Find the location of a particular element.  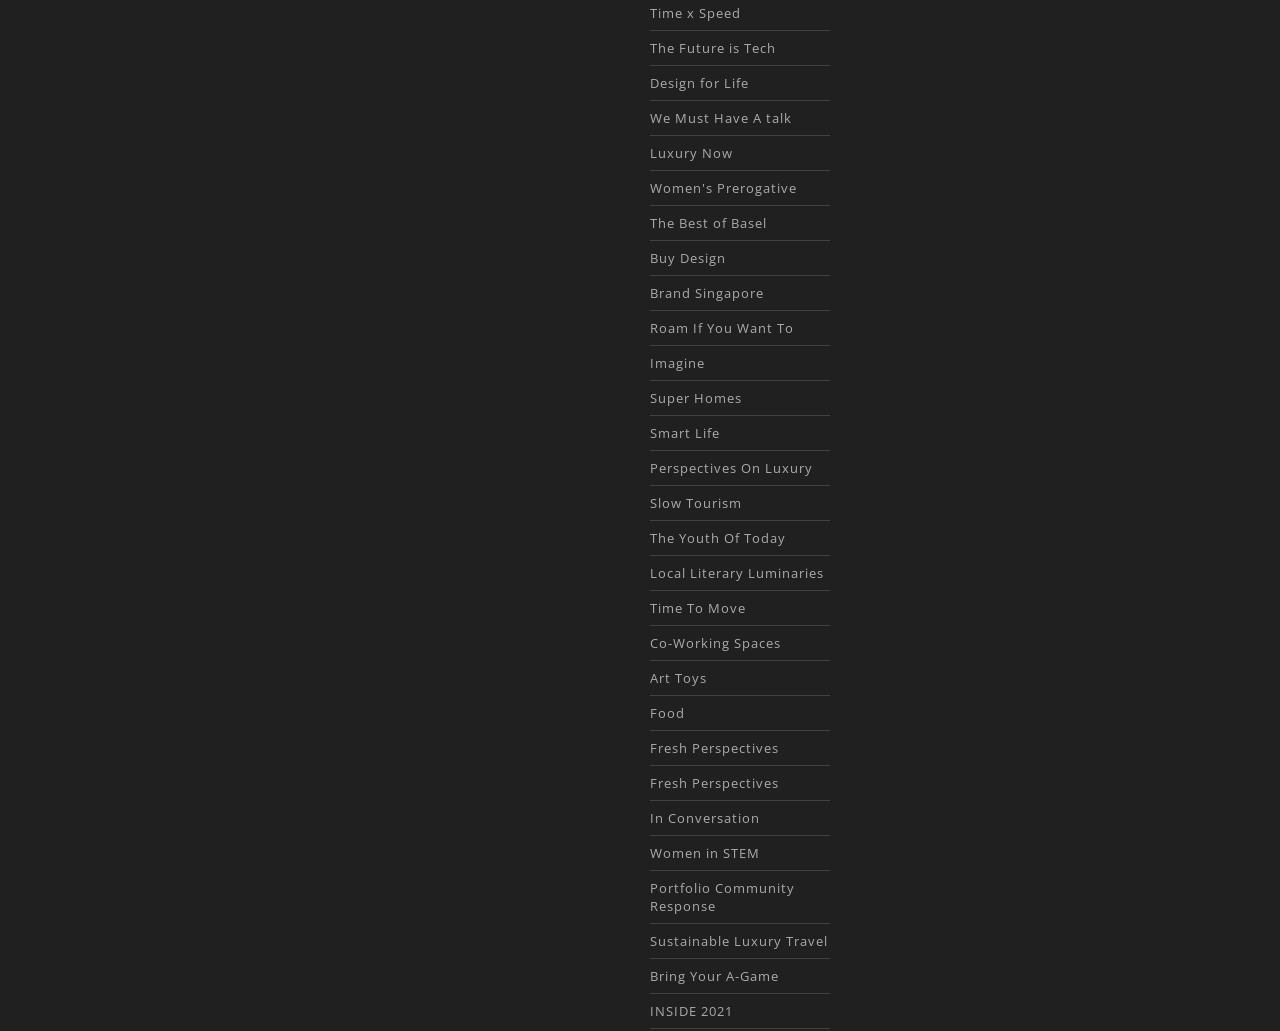

'Luxury Now' is located at coordinates (690, 152).